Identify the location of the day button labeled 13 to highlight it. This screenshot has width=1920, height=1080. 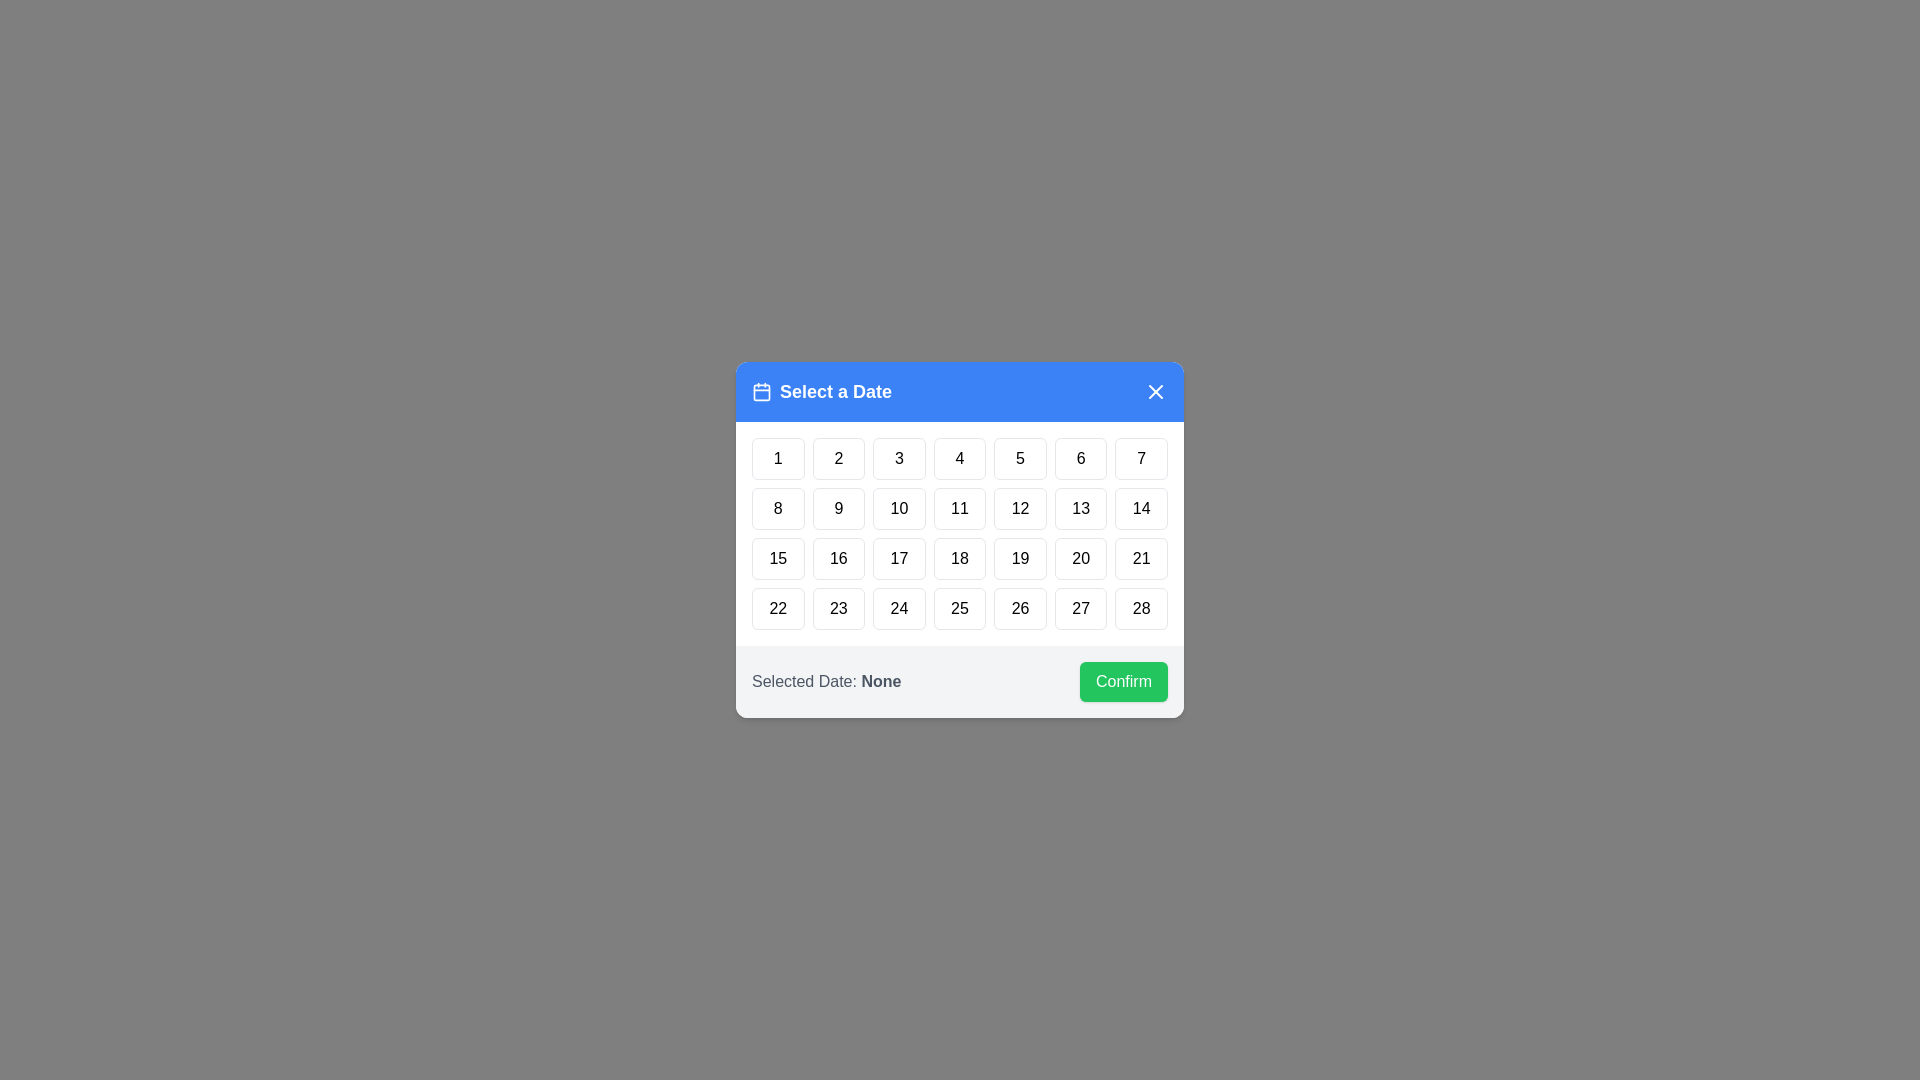
(1079, 508).